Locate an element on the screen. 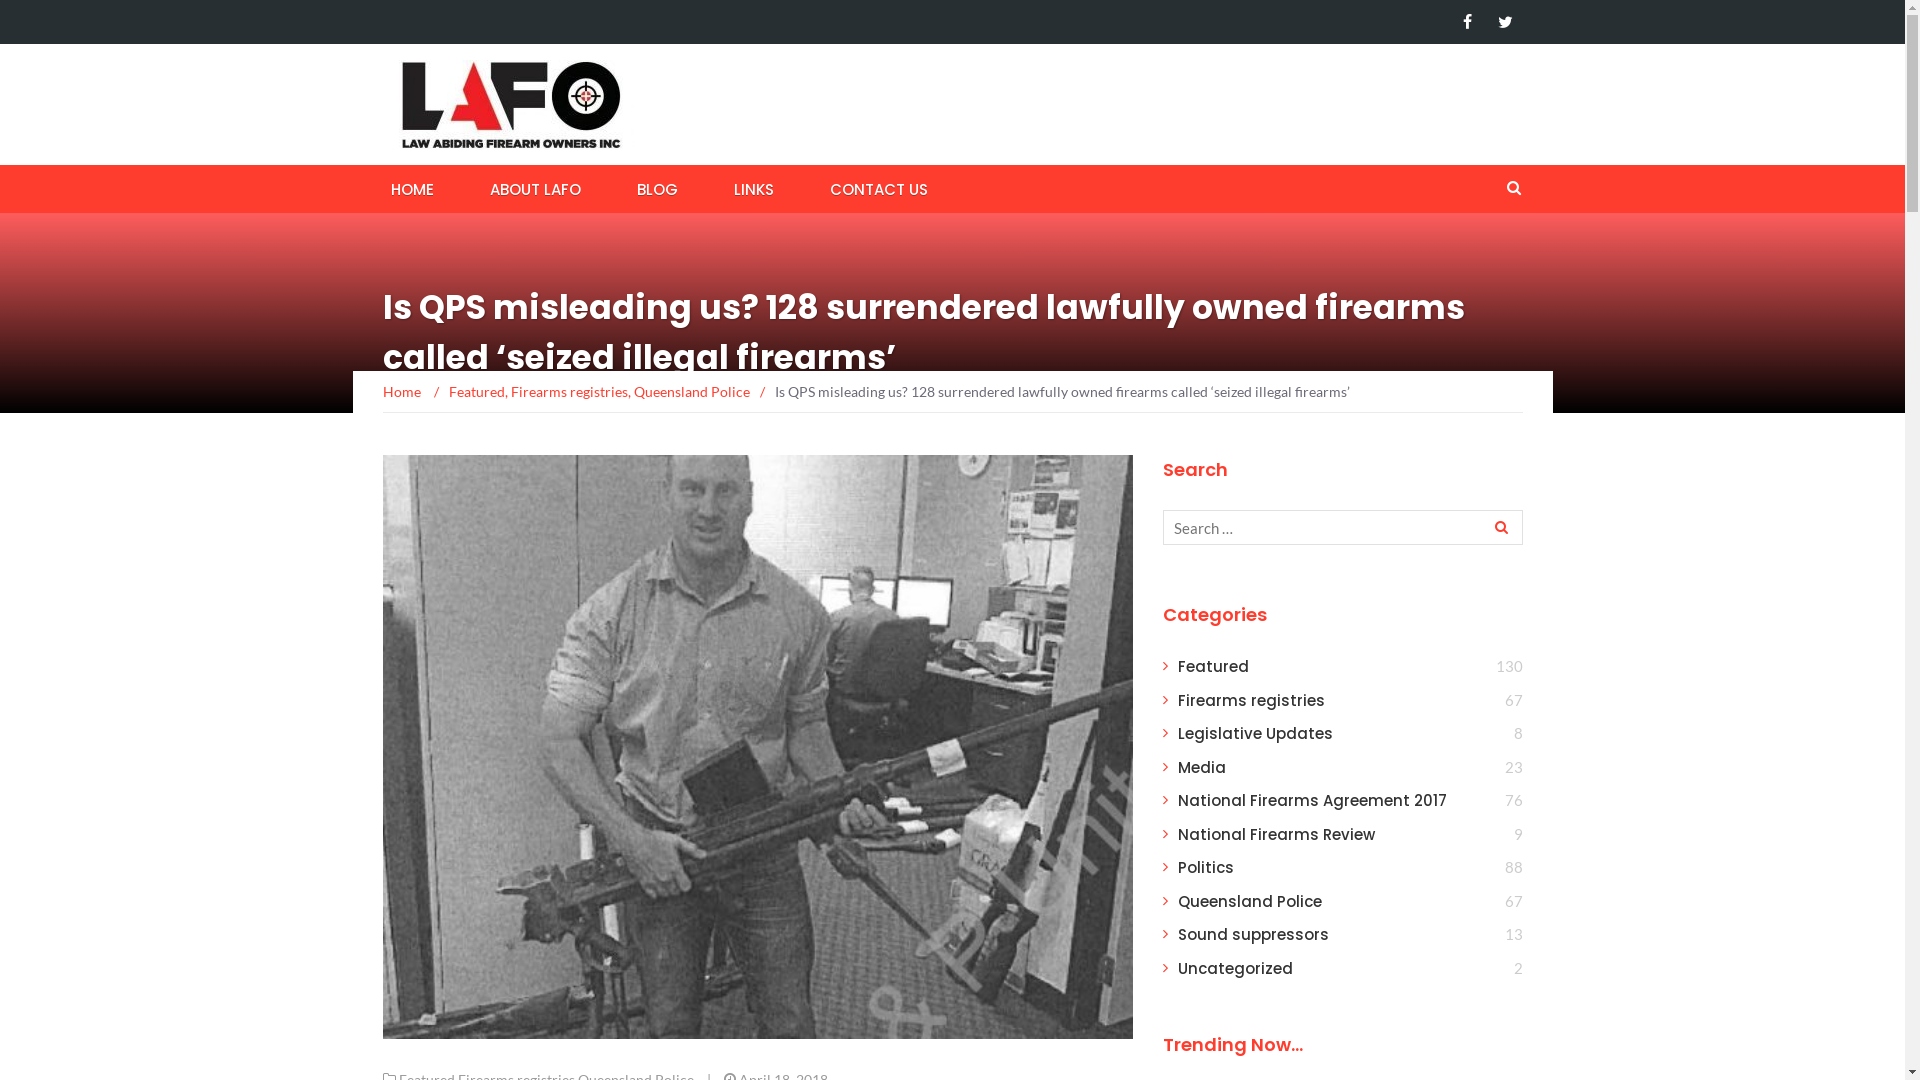 This screenshot has width=1920, height=1080. 'Uncategorized' is located at coordinates (1234, 967).